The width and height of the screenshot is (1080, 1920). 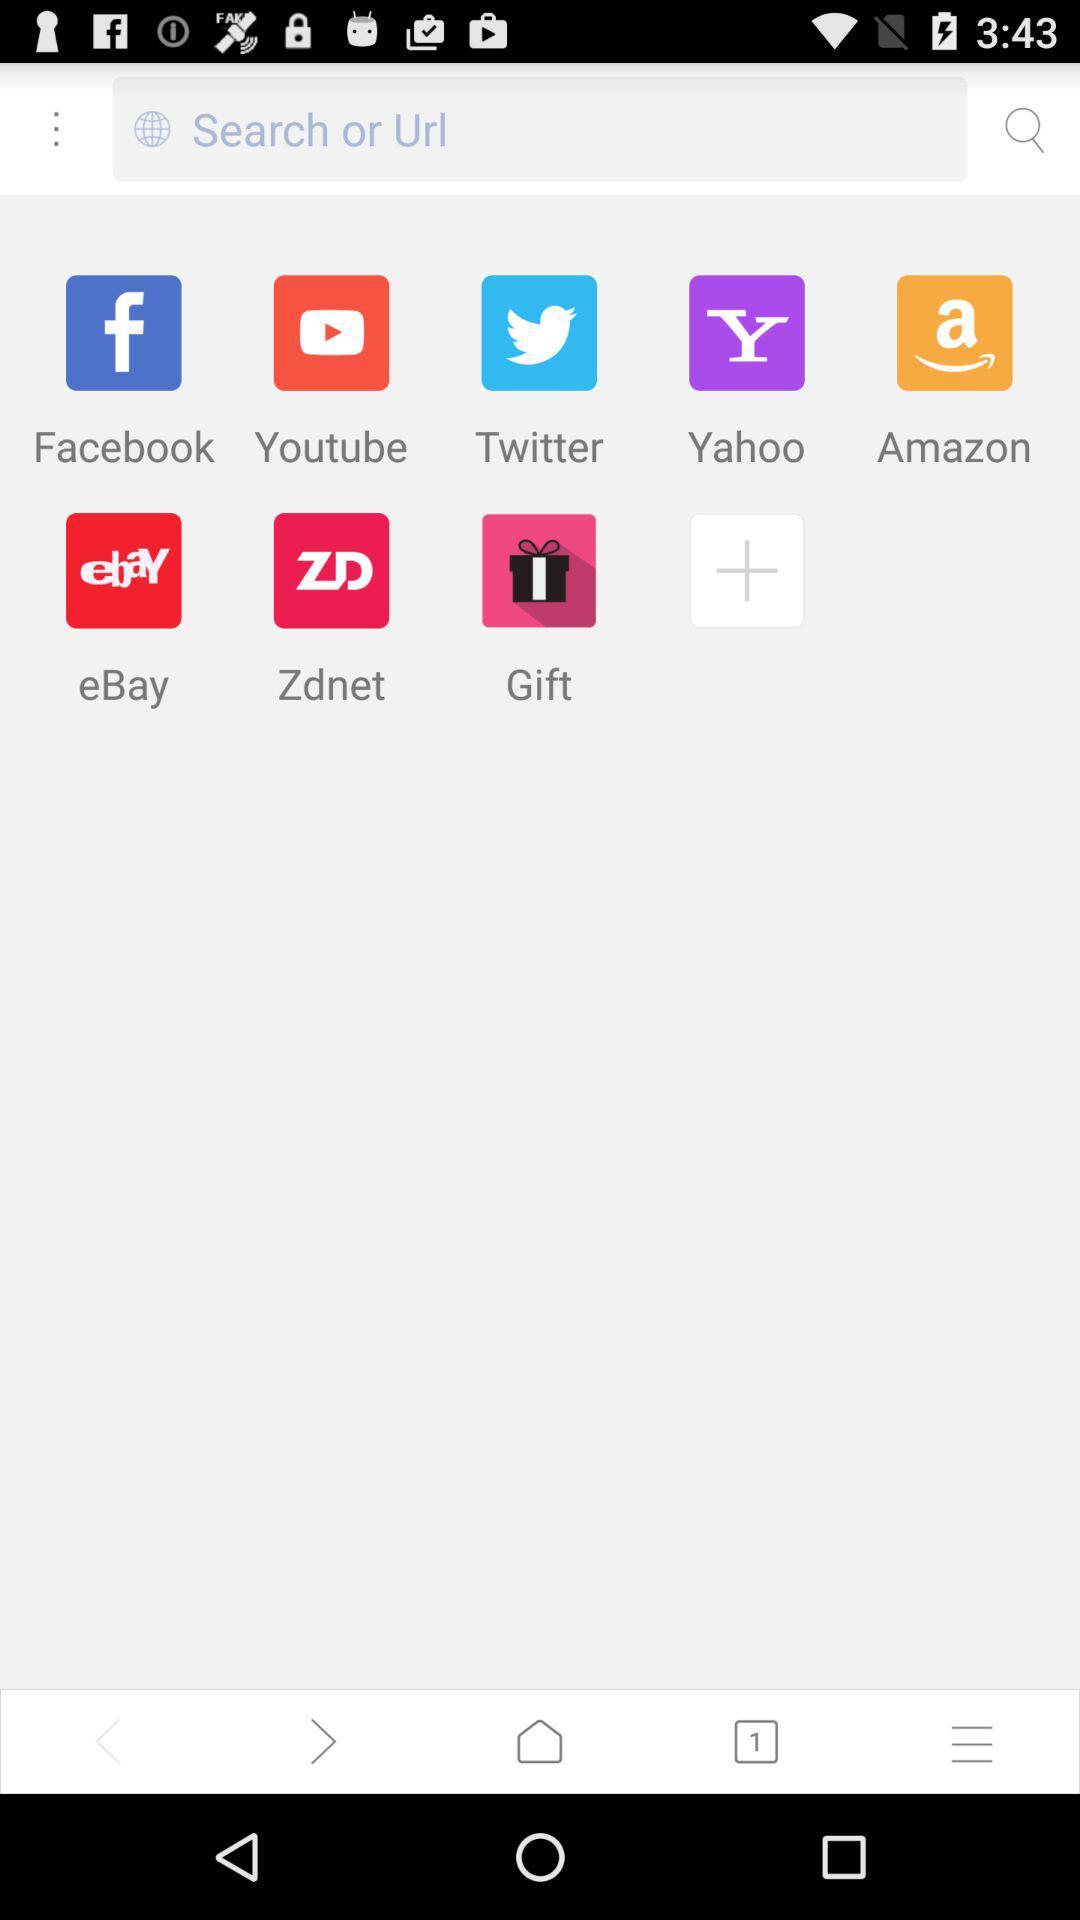 What do you see at coordinates (55, 137) in the screenshot?
I see `the more icon` at bounding box center [55, 137].